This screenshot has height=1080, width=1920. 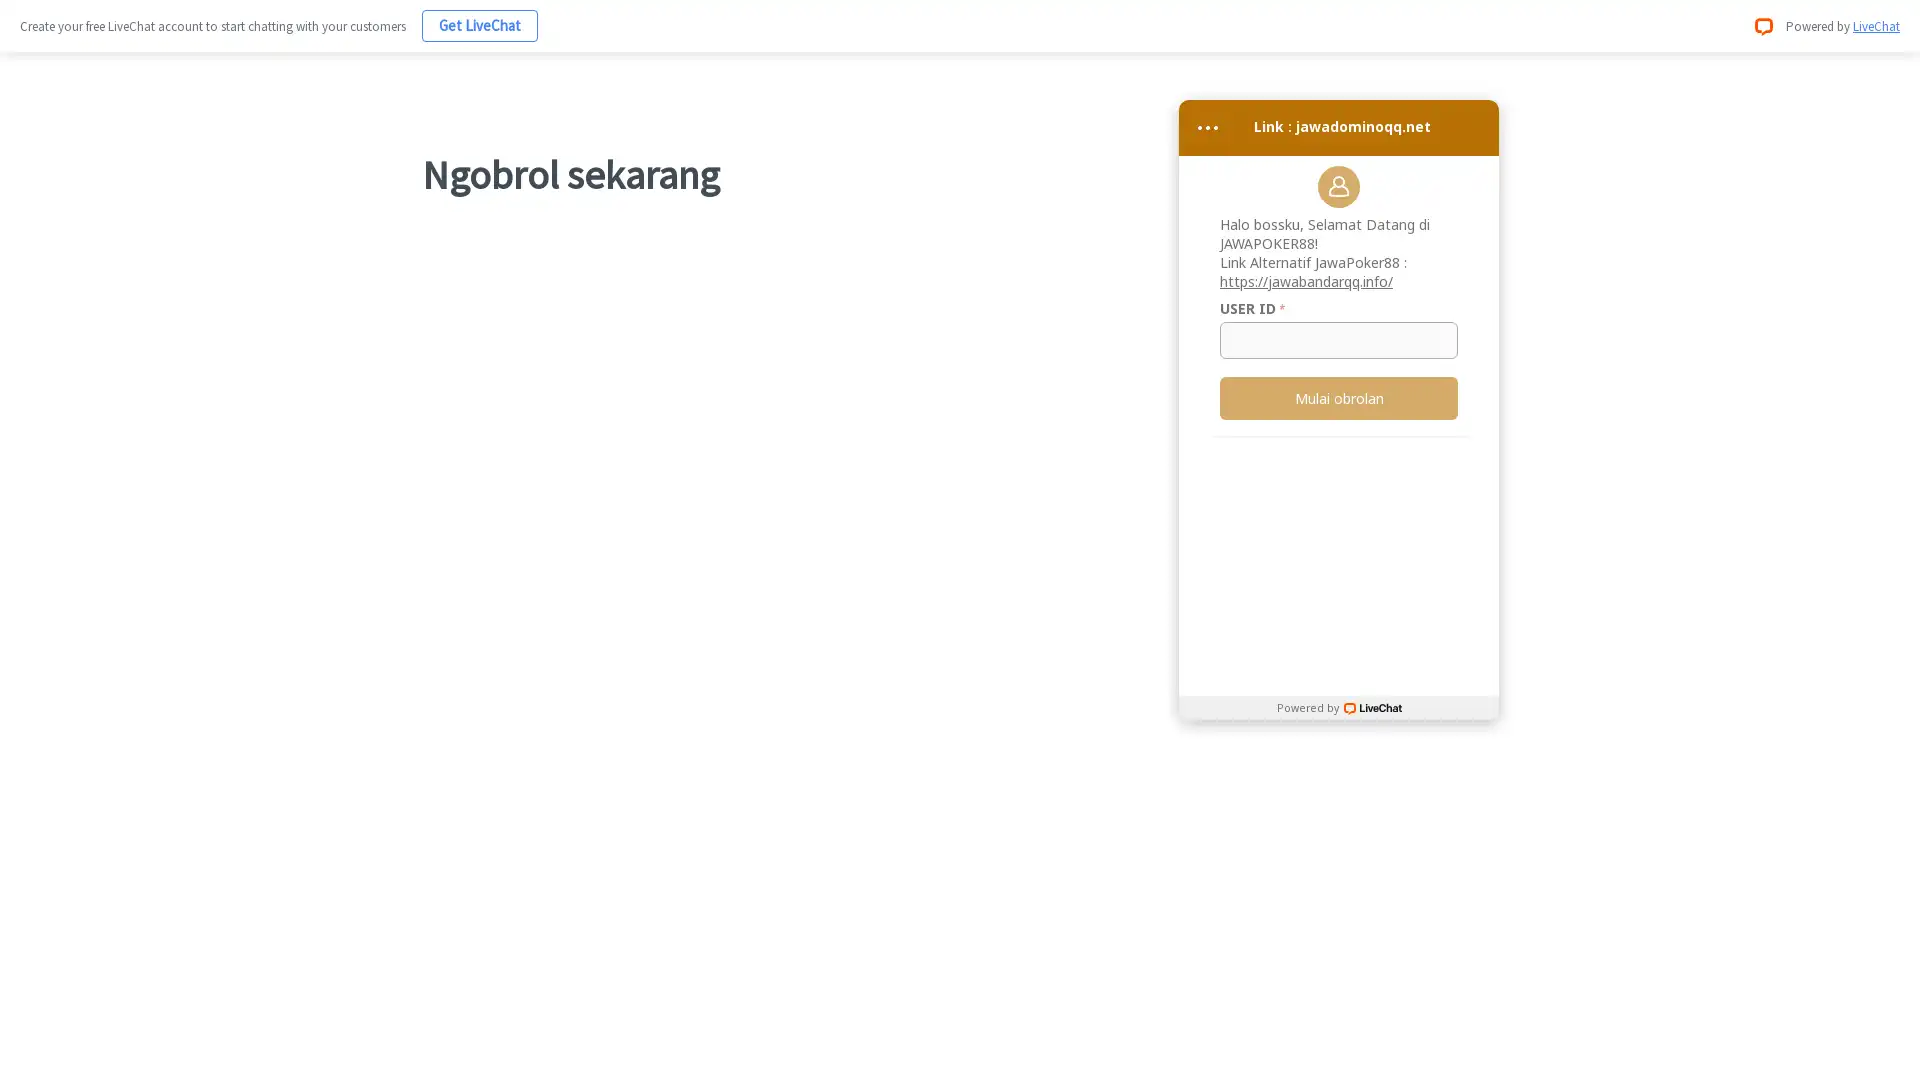 What do you see at coordinates (480, 25) in the screenshot?
I see `Get LiveChat` at bounding box center [480, 25].